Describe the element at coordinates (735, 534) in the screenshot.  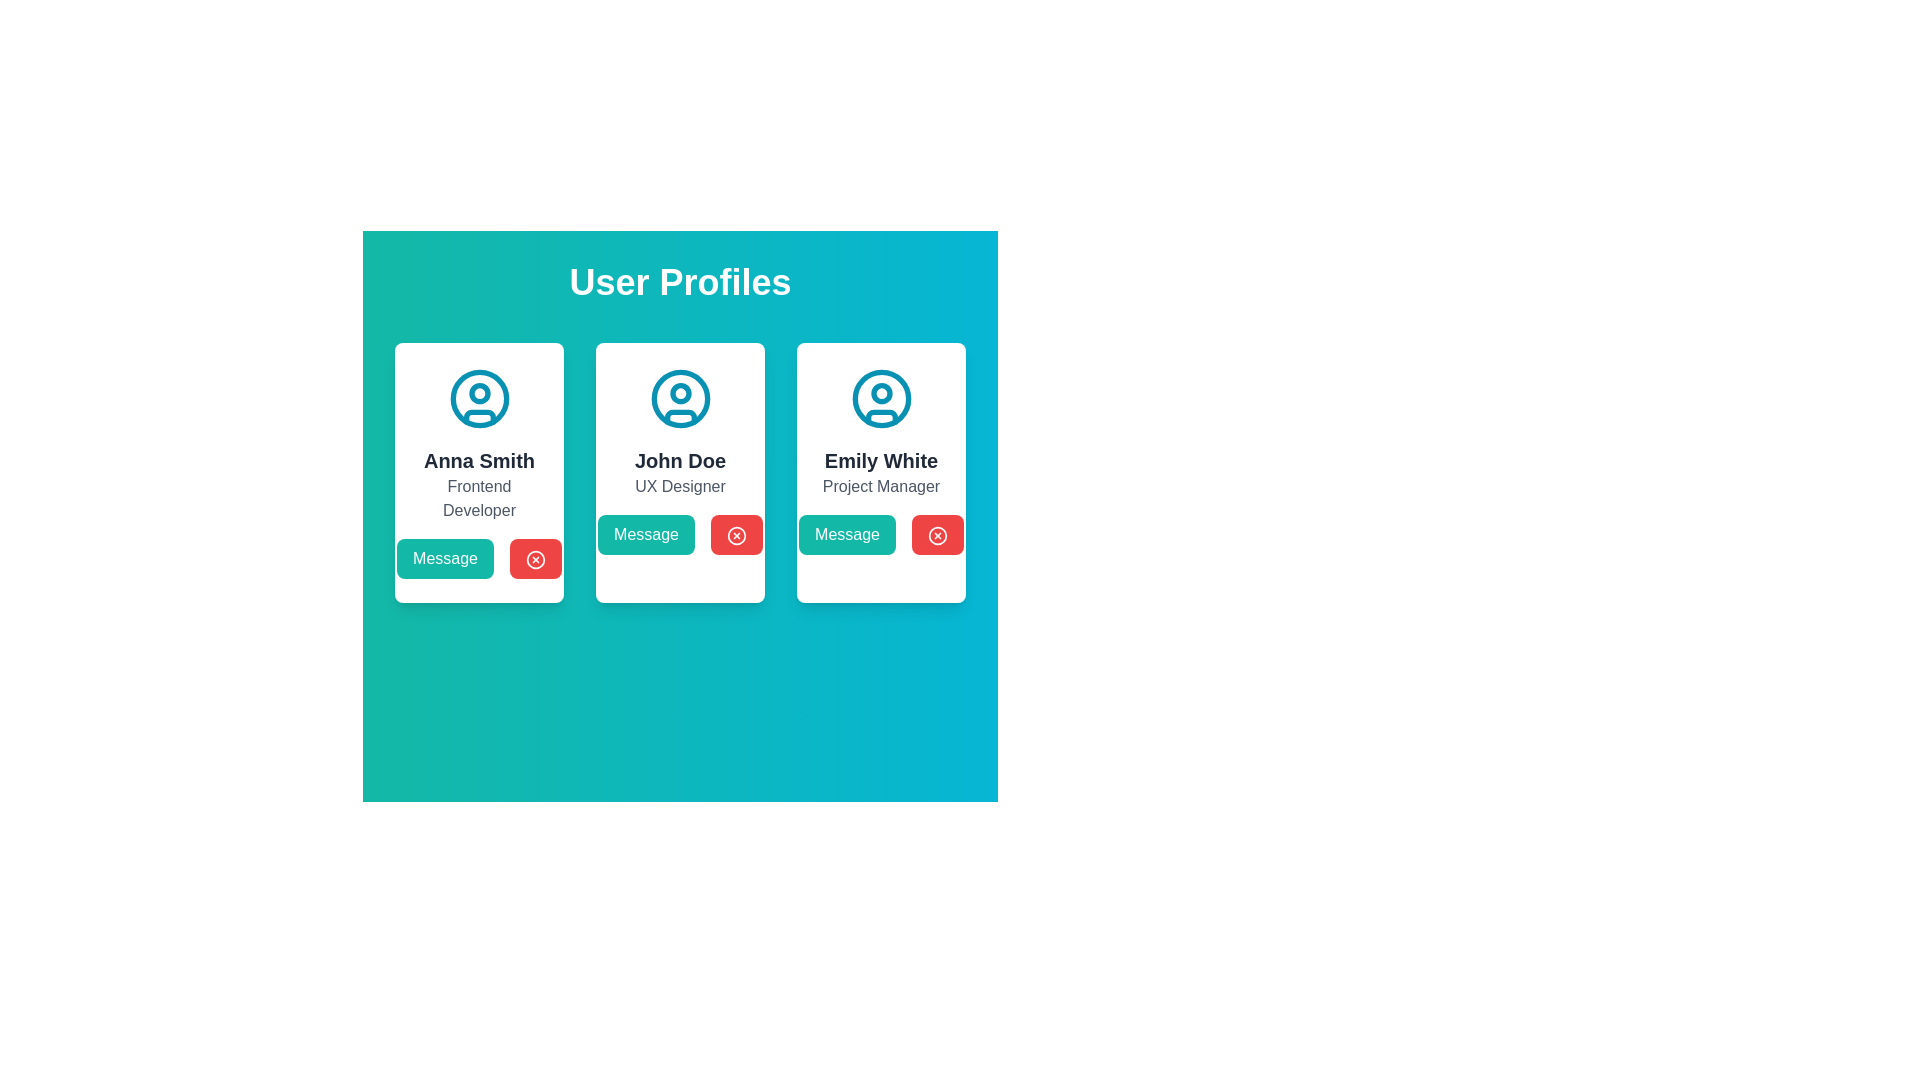
I see `the delete or cancel button associated with the user card for 'John Doe', located at the bottom-right corner below 'UX Designer'` at that location.